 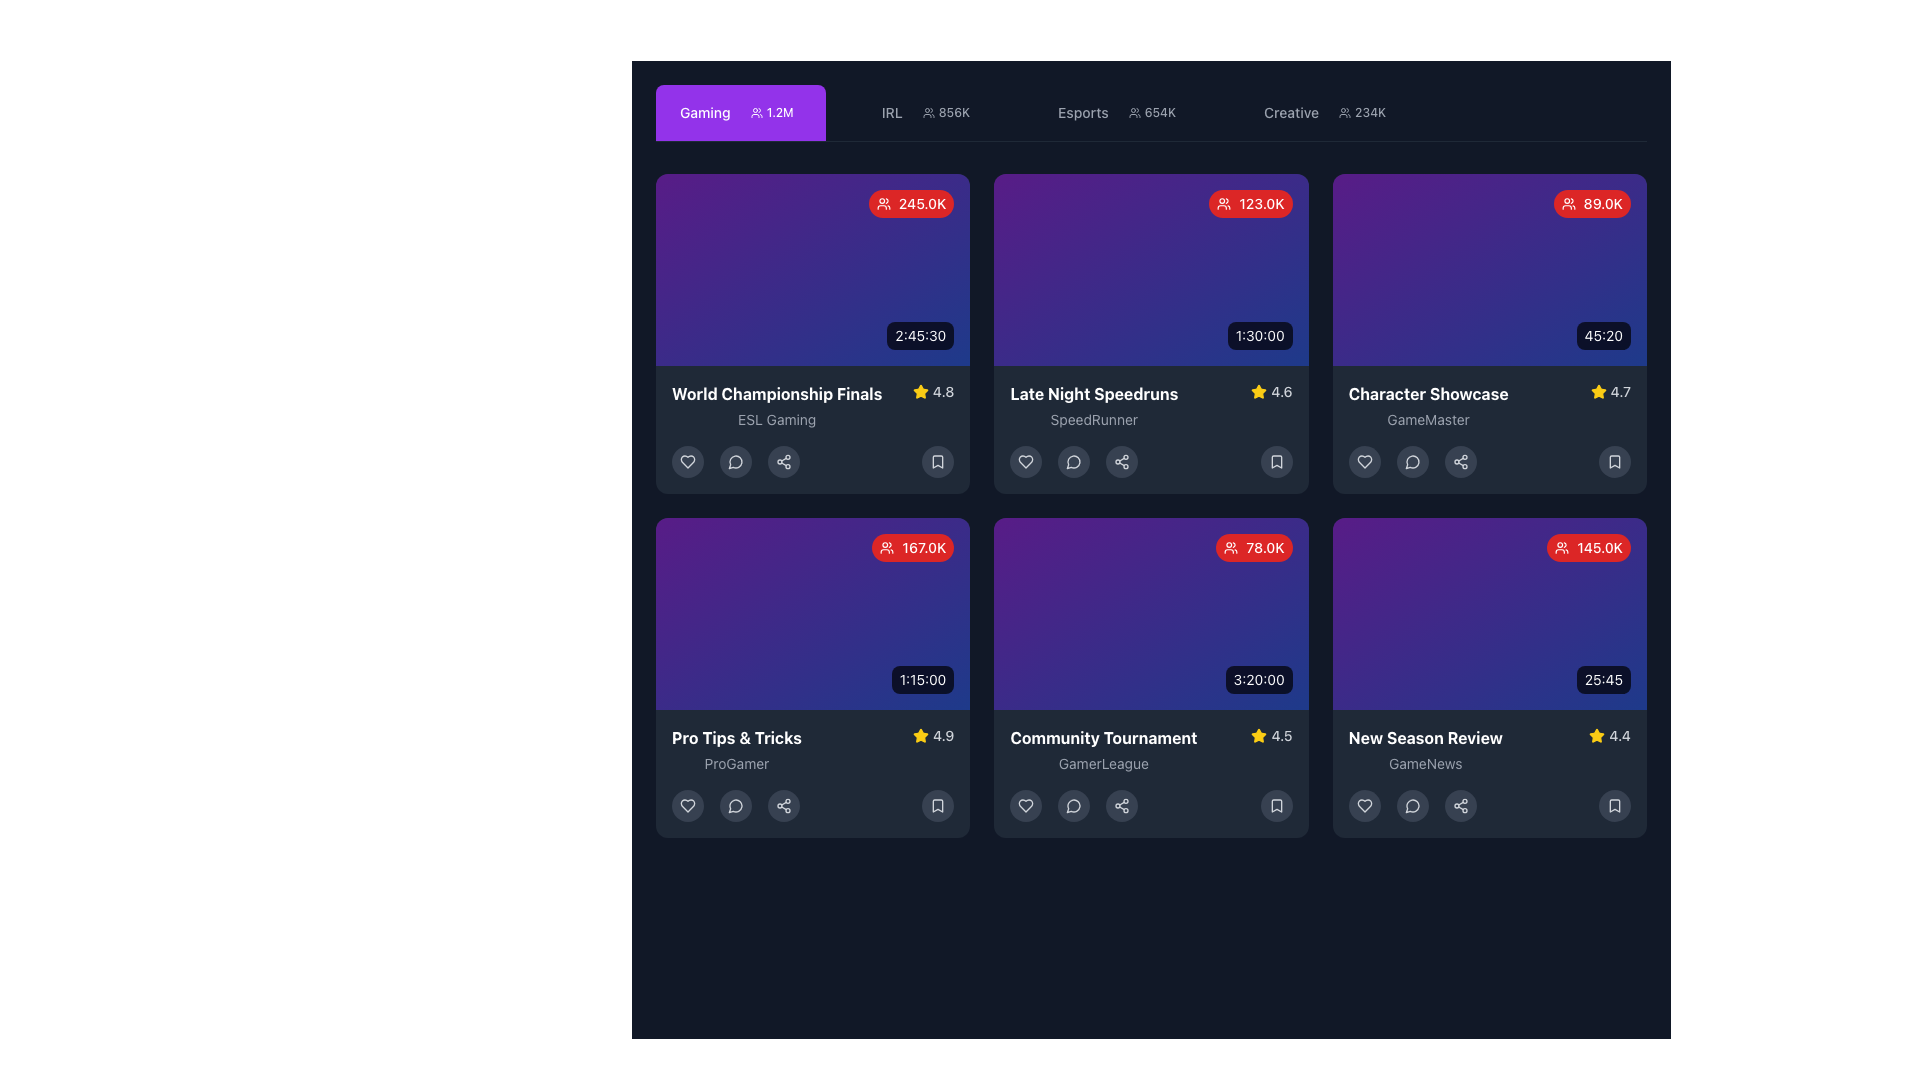 I want to click on the UI card section in the 'Character Showcase' that features a gradient background from purple to blue, with '89.0K' in a red badge at the top right and '45:20' in a black rectangle at the bottom right, so click(x=1489, y=270).